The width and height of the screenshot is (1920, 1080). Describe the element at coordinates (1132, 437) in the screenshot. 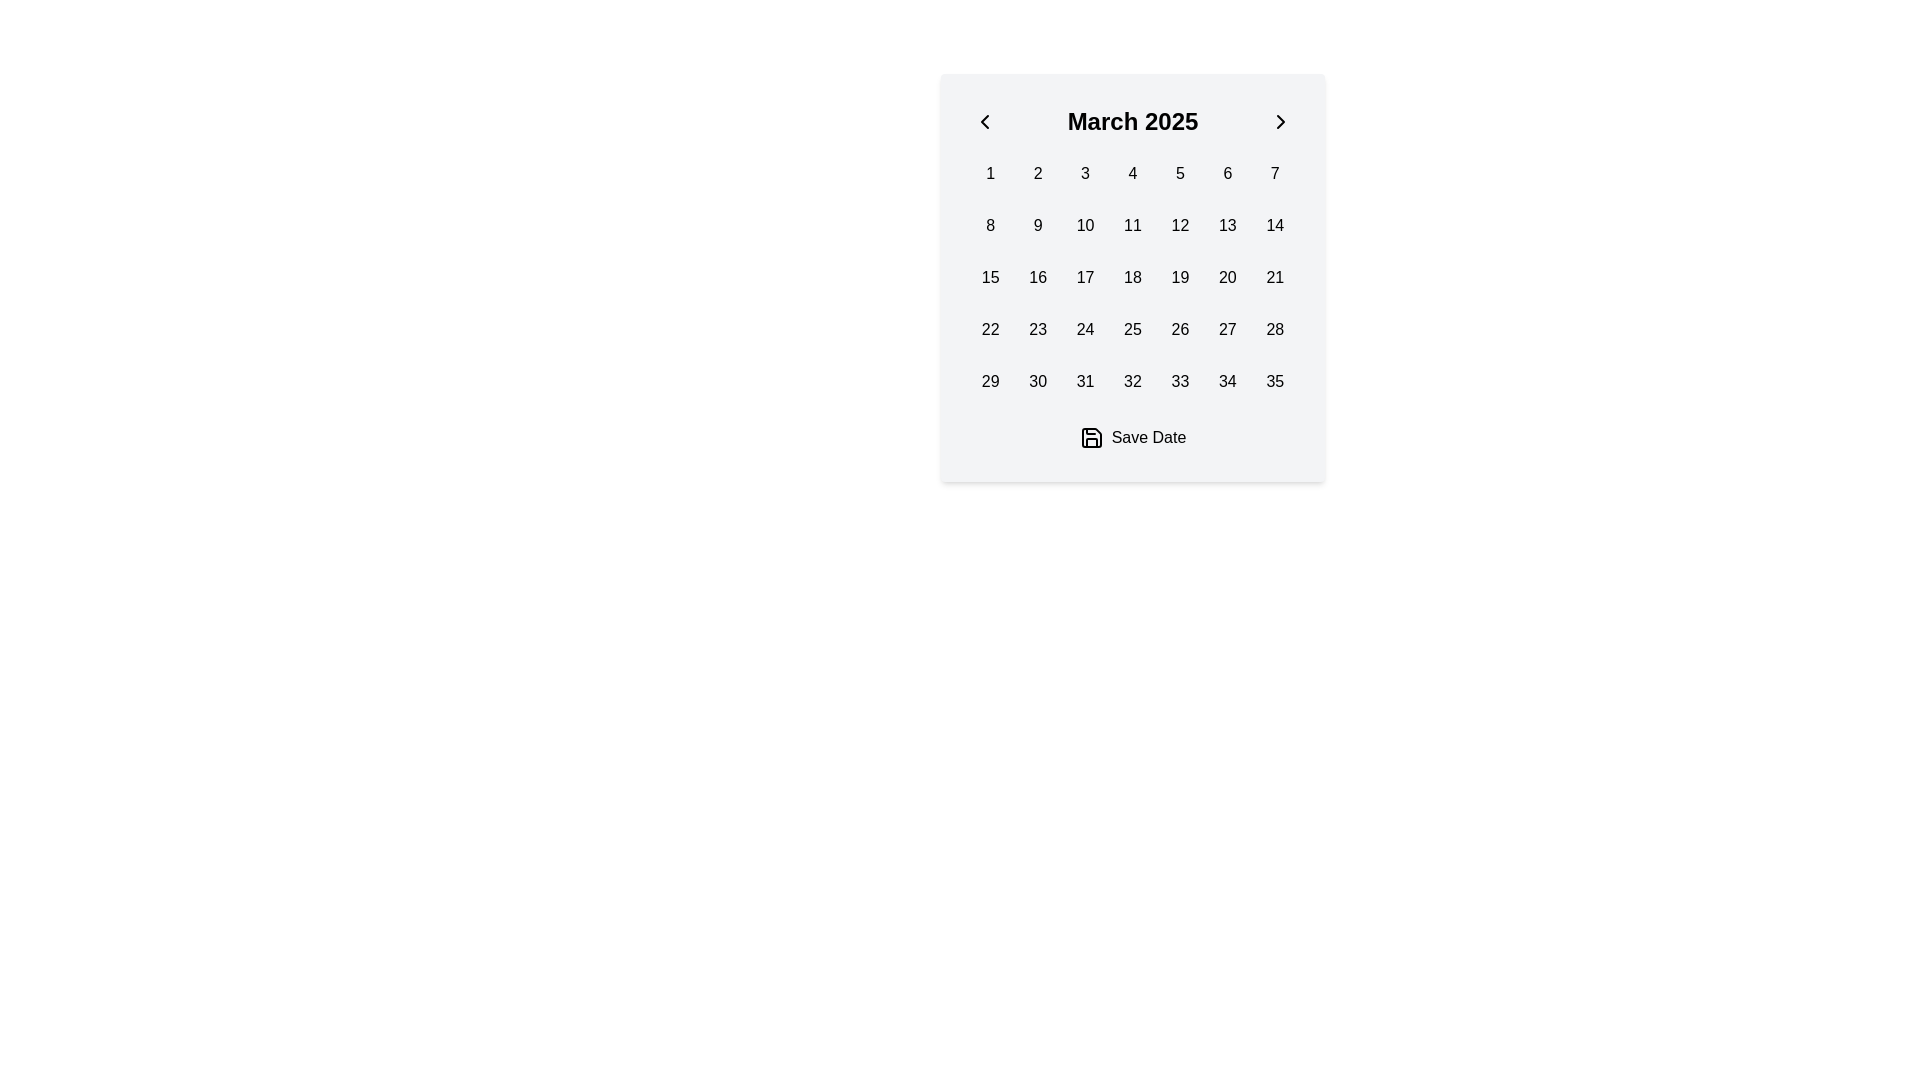

I see `the save button located below the calendar interface` at that location.